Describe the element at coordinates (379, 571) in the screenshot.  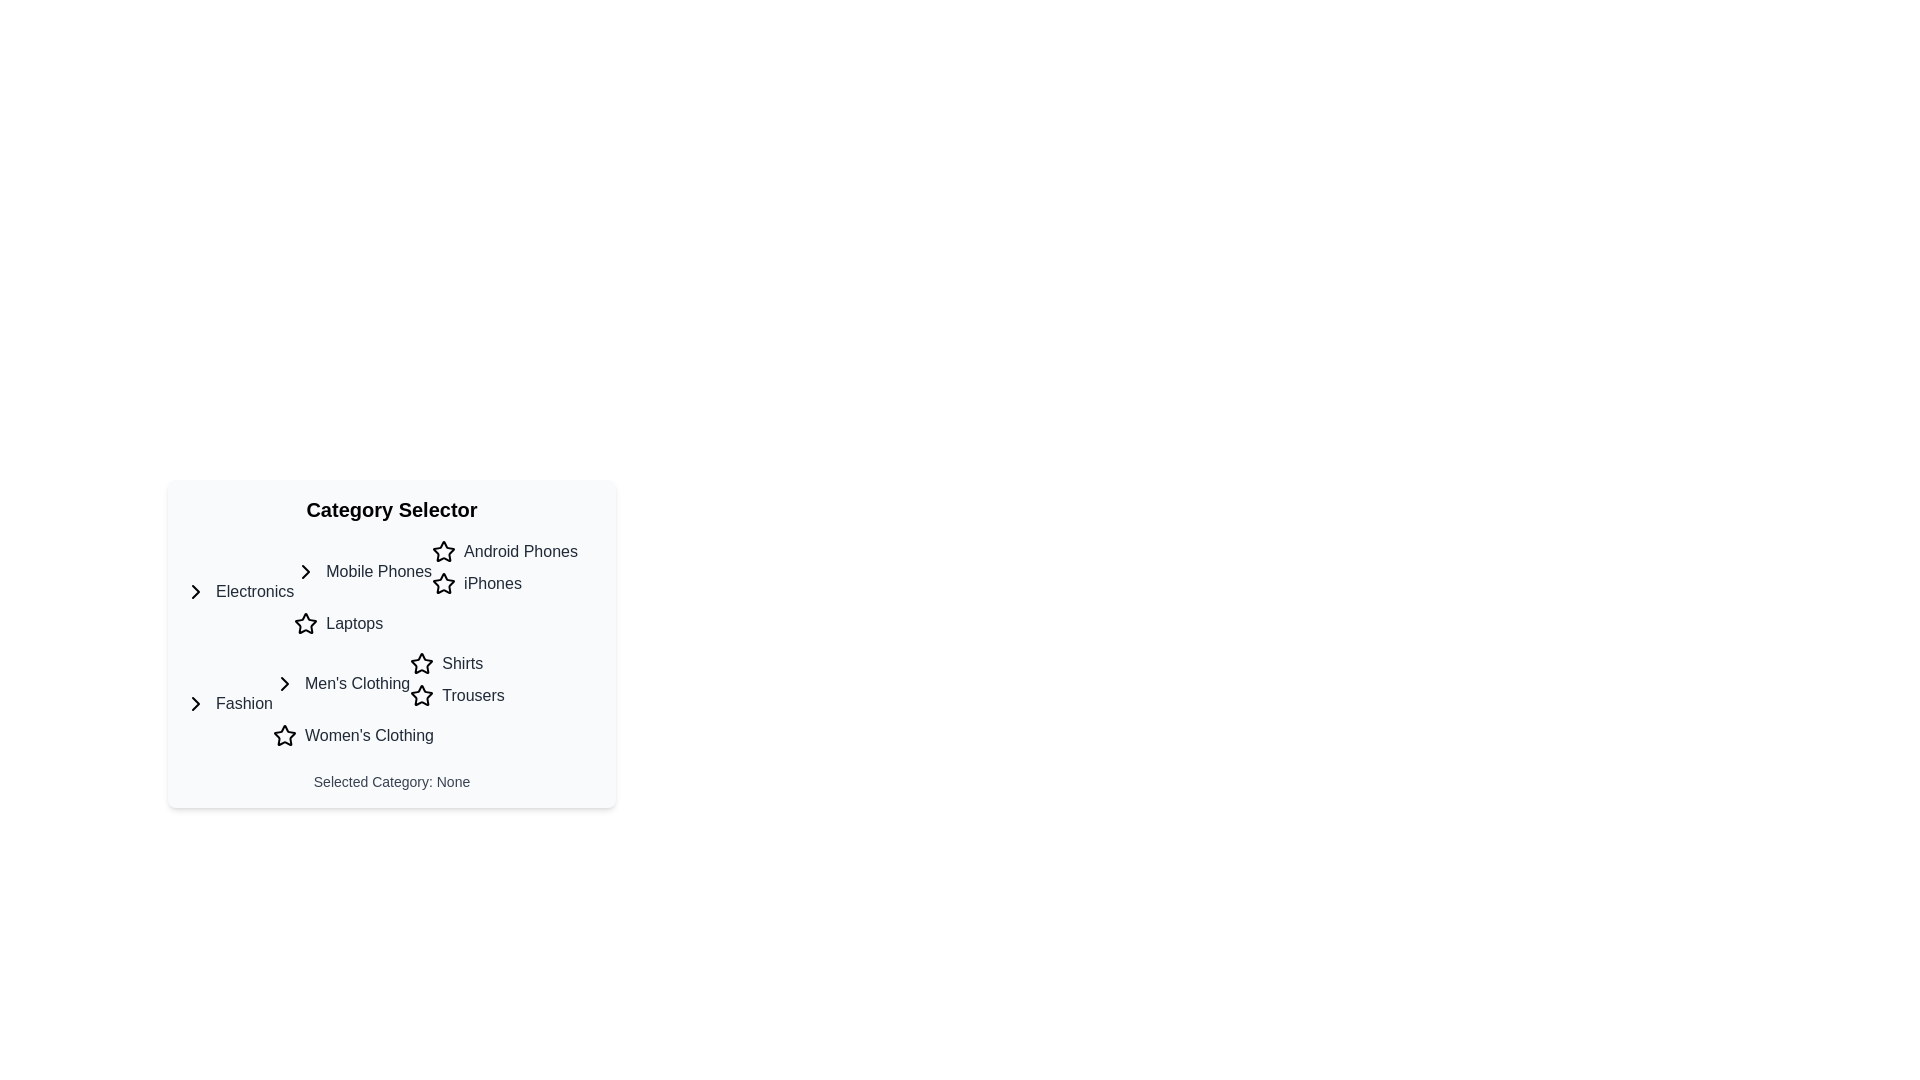
I see `the interactive text link for 'Mobile Phones', which is positioned under the 'Category Selector' heading` at that location.